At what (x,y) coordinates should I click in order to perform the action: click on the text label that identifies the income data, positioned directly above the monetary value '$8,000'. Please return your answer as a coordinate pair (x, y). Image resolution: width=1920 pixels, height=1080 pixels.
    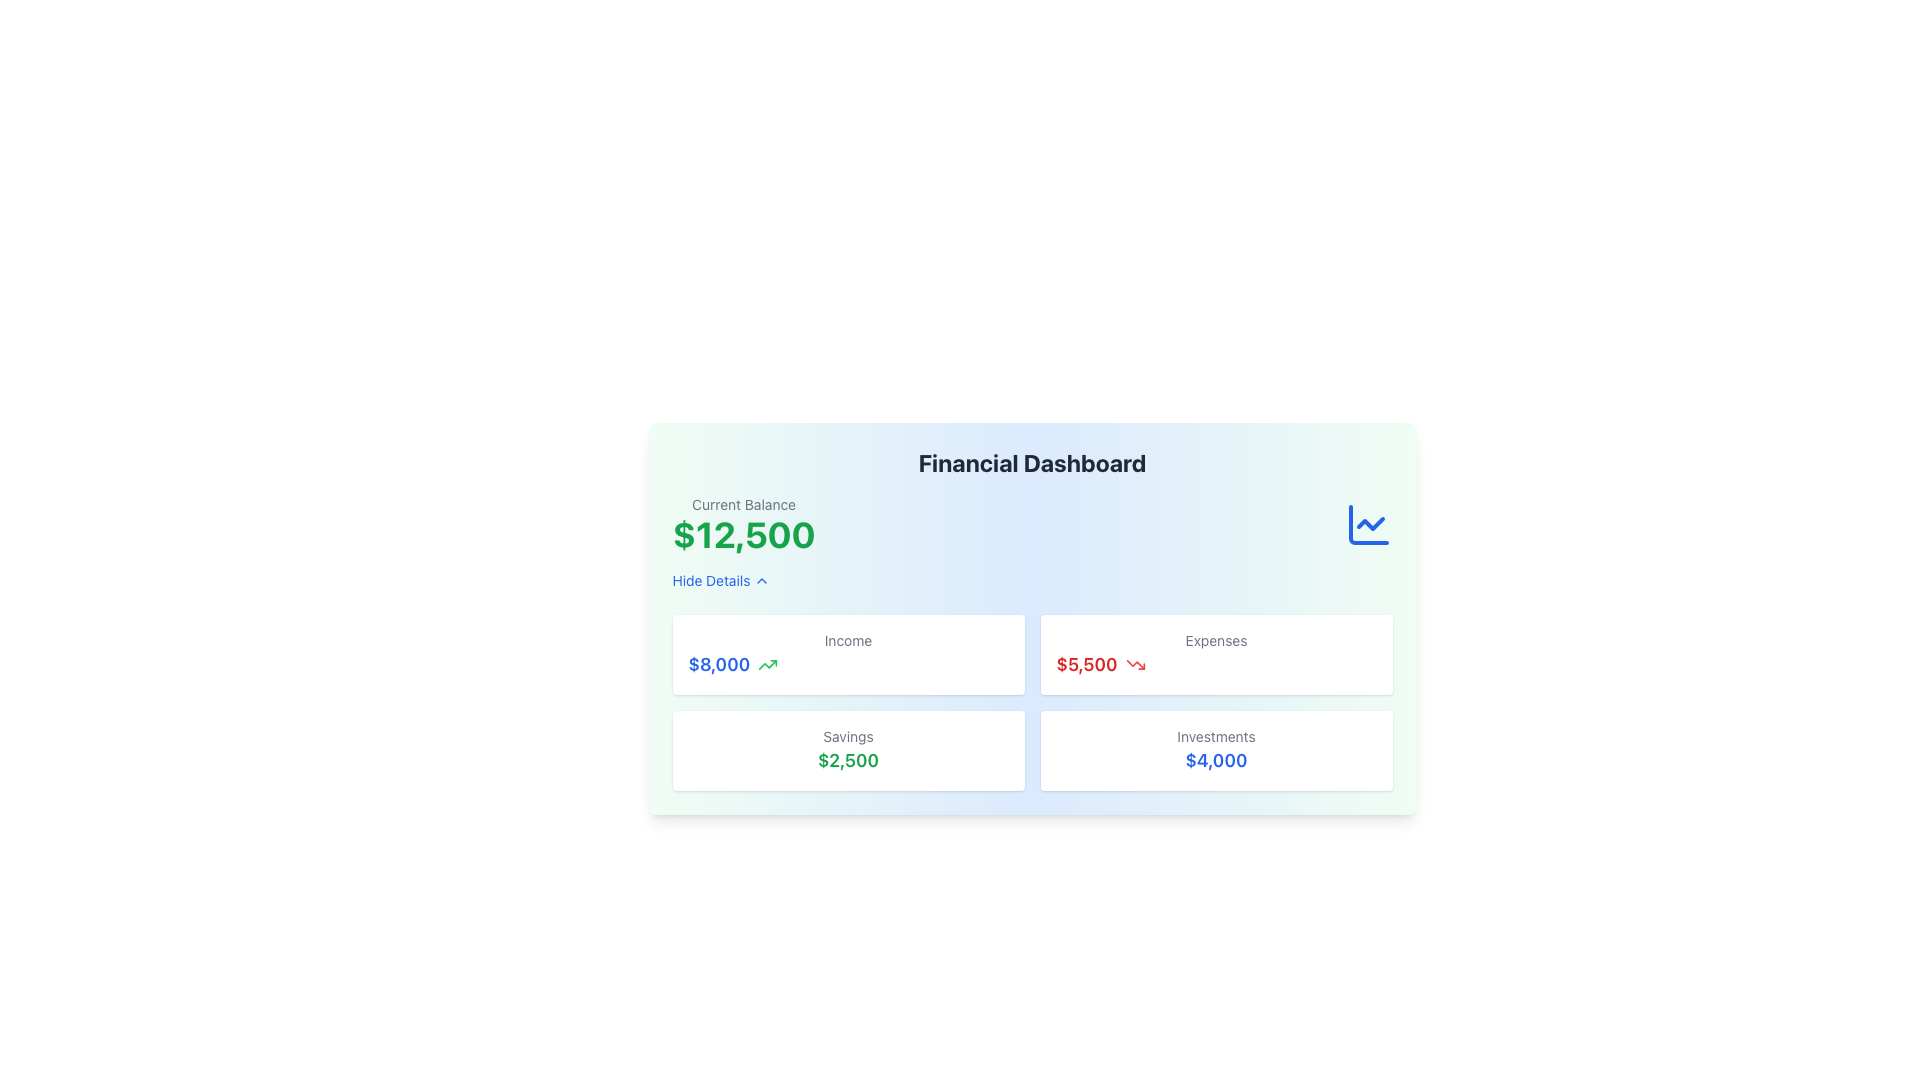
    Looking at the image, I should click on (848, 640).